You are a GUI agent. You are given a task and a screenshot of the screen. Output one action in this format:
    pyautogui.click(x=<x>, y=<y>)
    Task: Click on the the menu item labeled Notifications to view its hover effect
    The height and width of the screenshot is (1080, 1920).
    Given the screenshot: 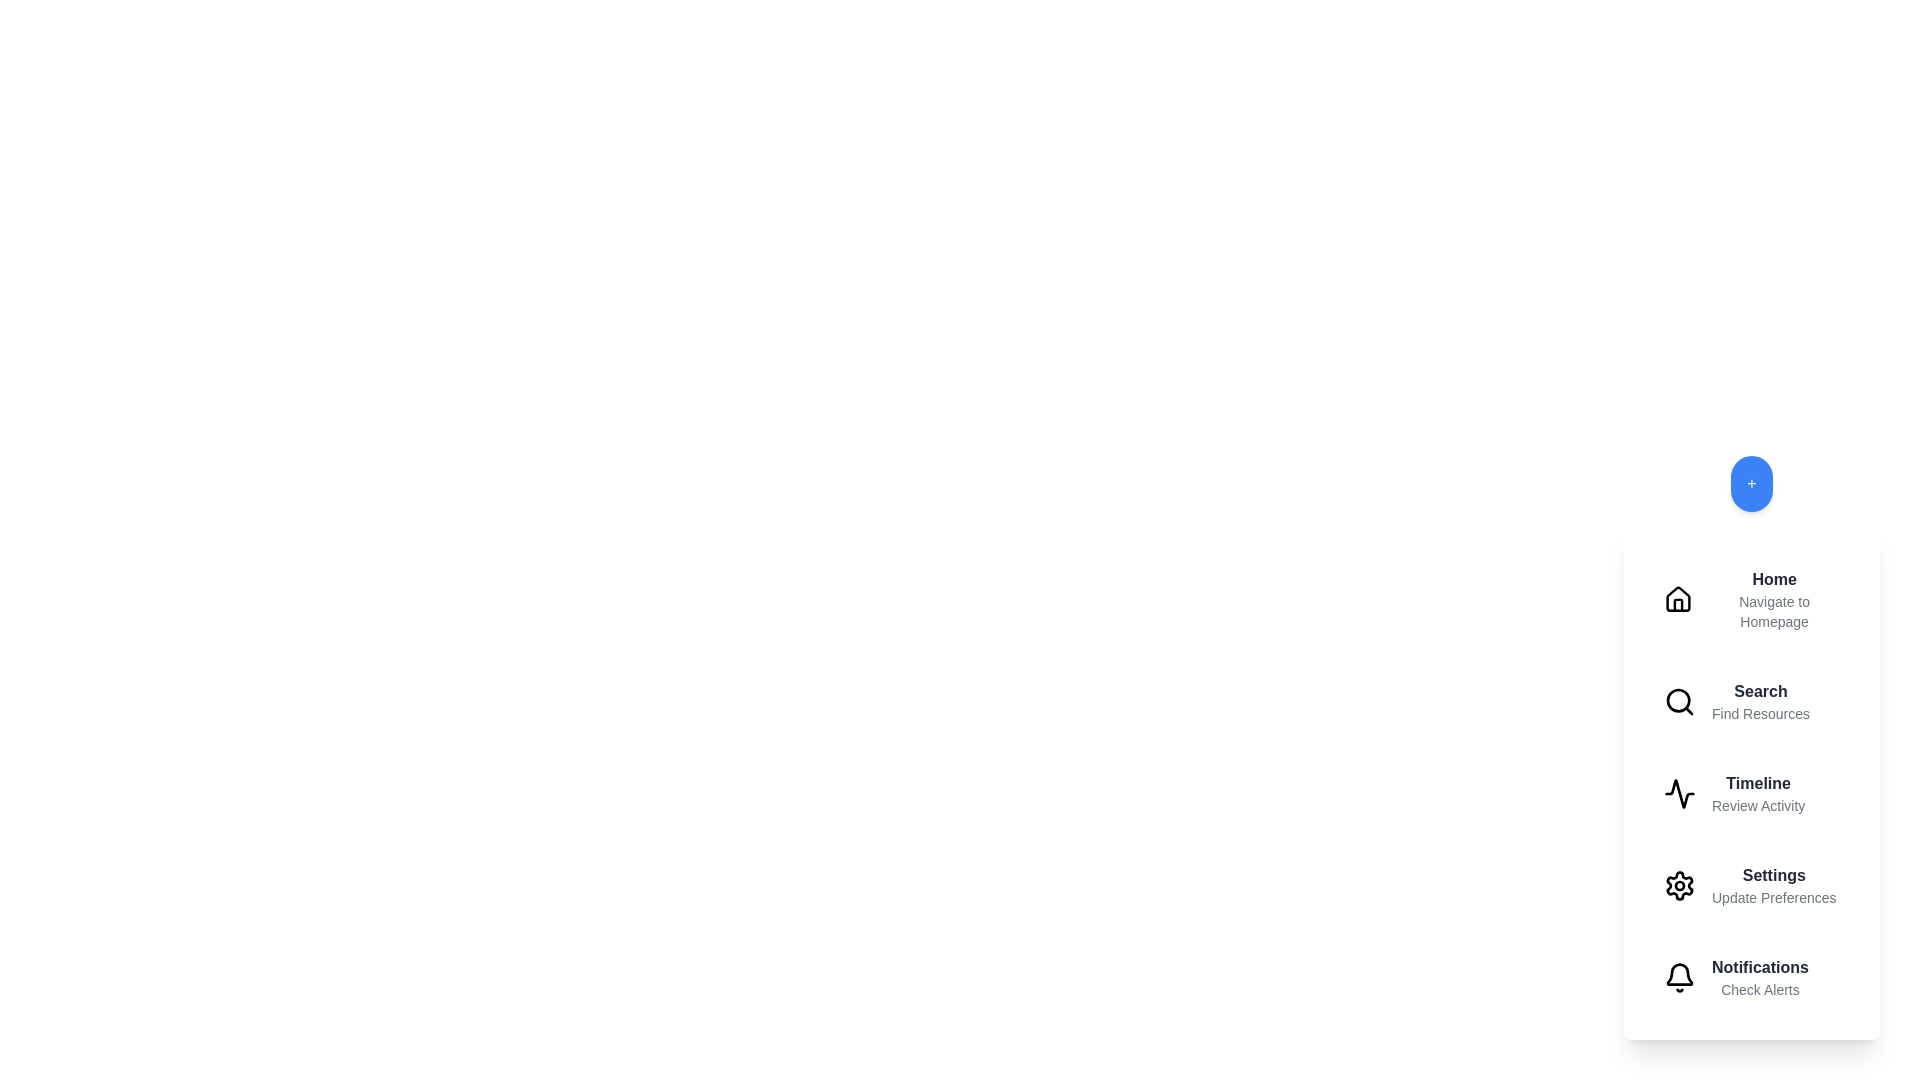 What is the action you would take?
    pyautogui.click(x=1751, y=977)
    